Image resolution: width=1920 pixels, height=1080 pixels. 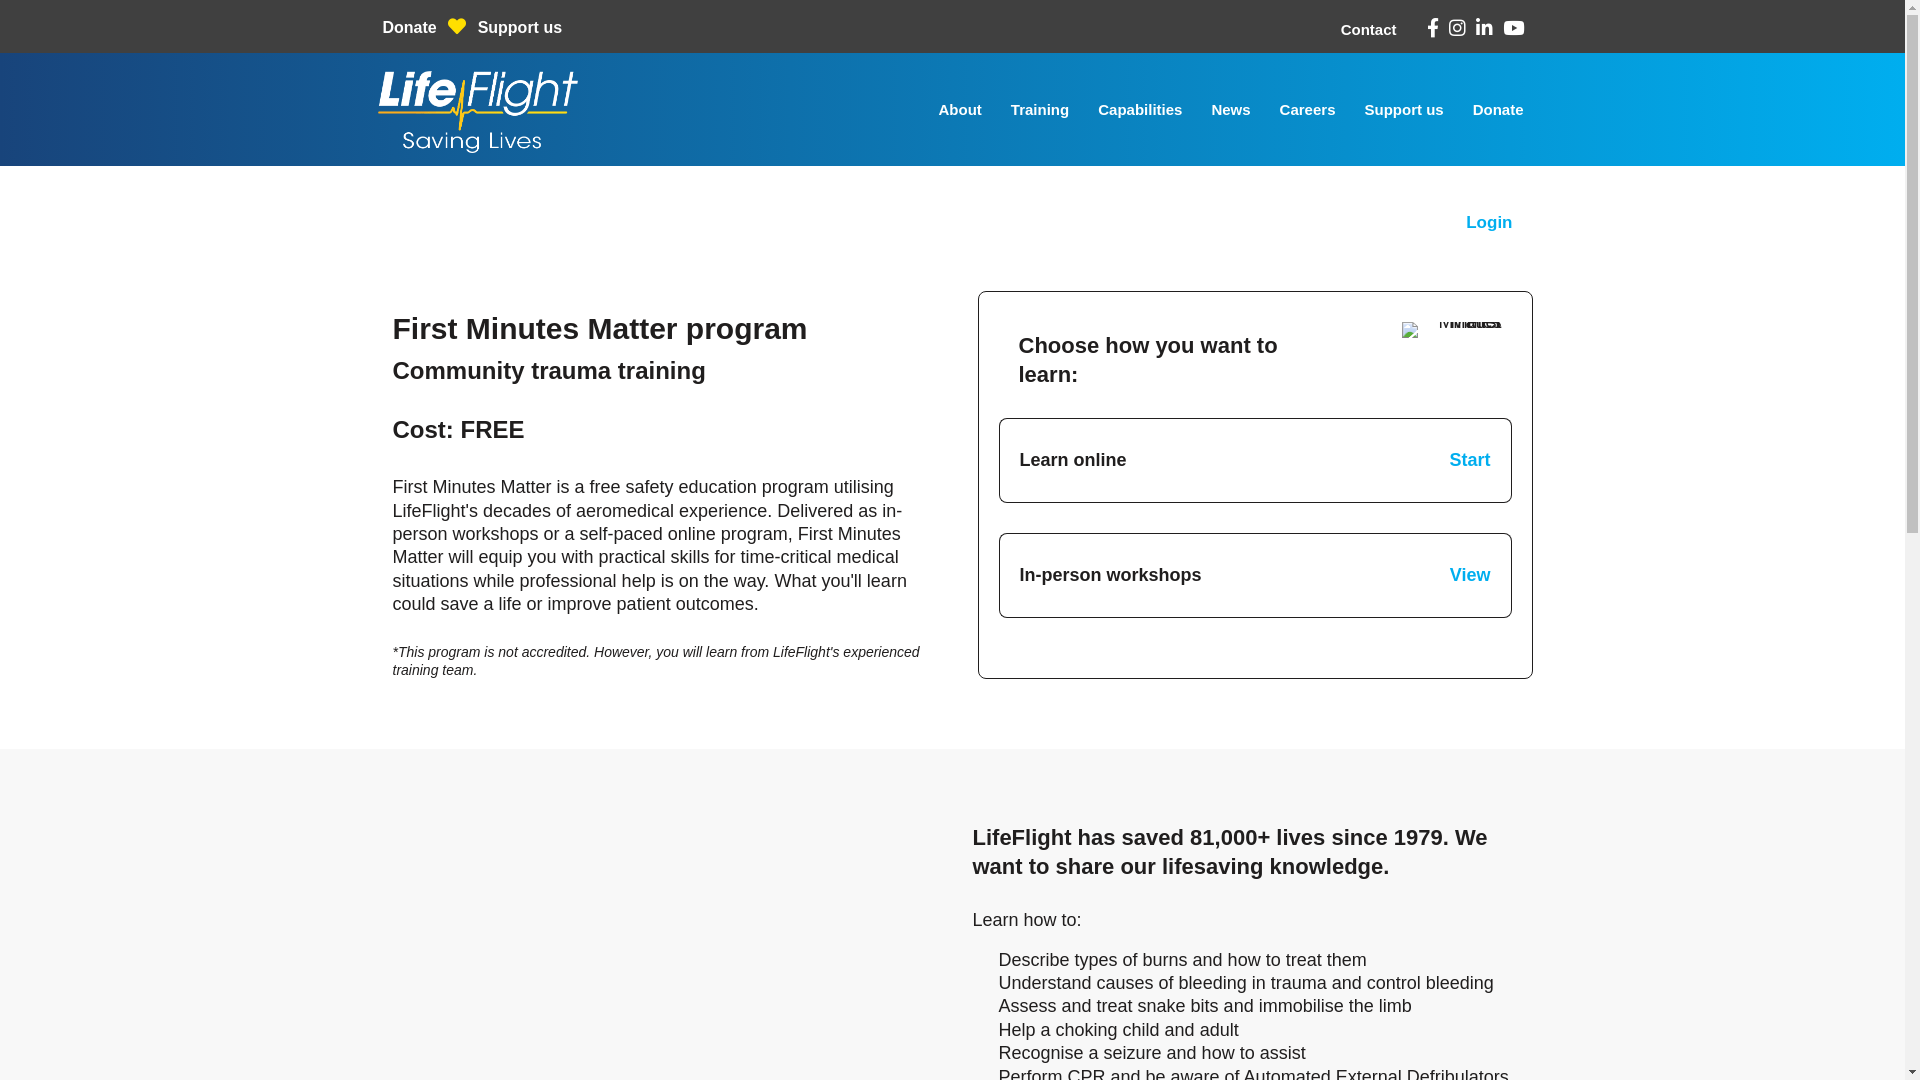 I want to click on 'Start', so click(x=1470, y=459).